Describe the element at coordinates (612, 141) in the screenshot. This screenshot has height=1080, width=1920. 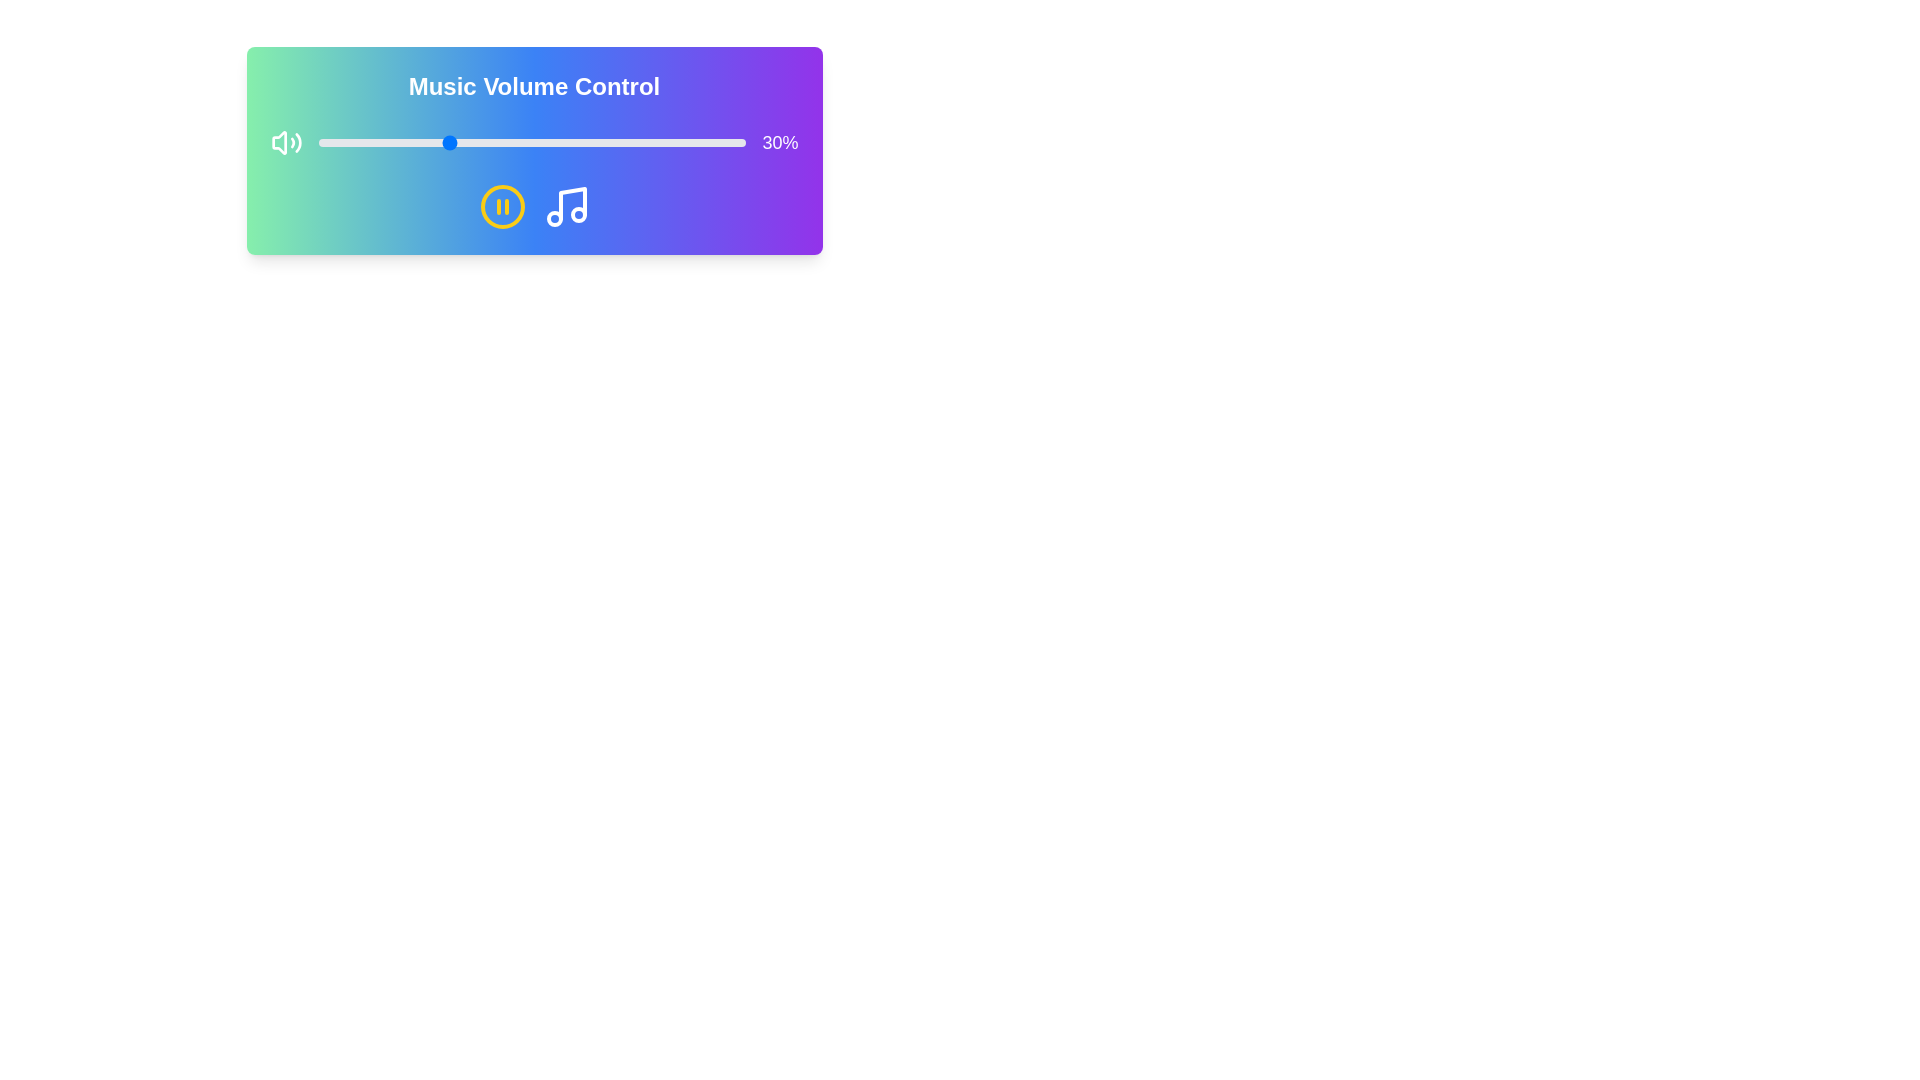
I see `the volume` at that location.